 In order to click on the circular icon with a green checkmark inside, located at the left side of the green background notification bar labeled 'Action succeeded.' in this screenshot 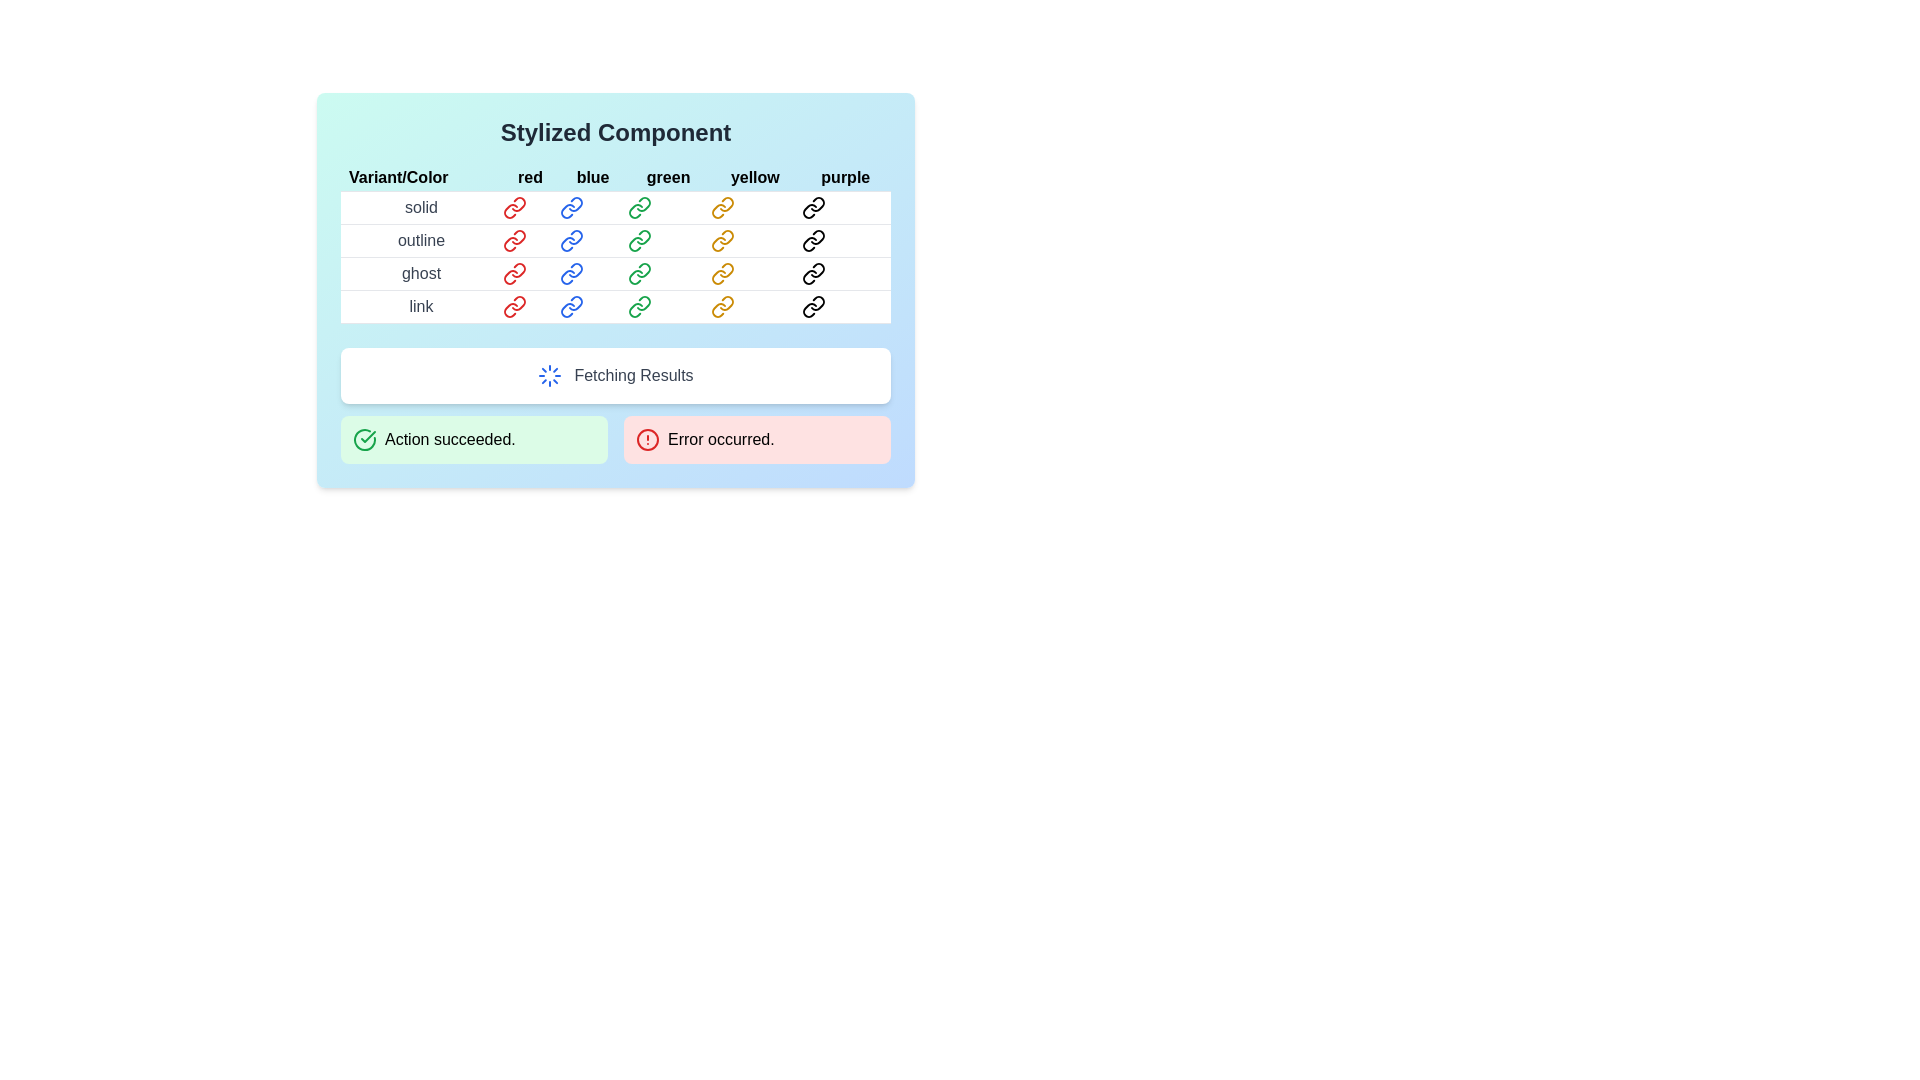, I will do `click(364, 438)`.